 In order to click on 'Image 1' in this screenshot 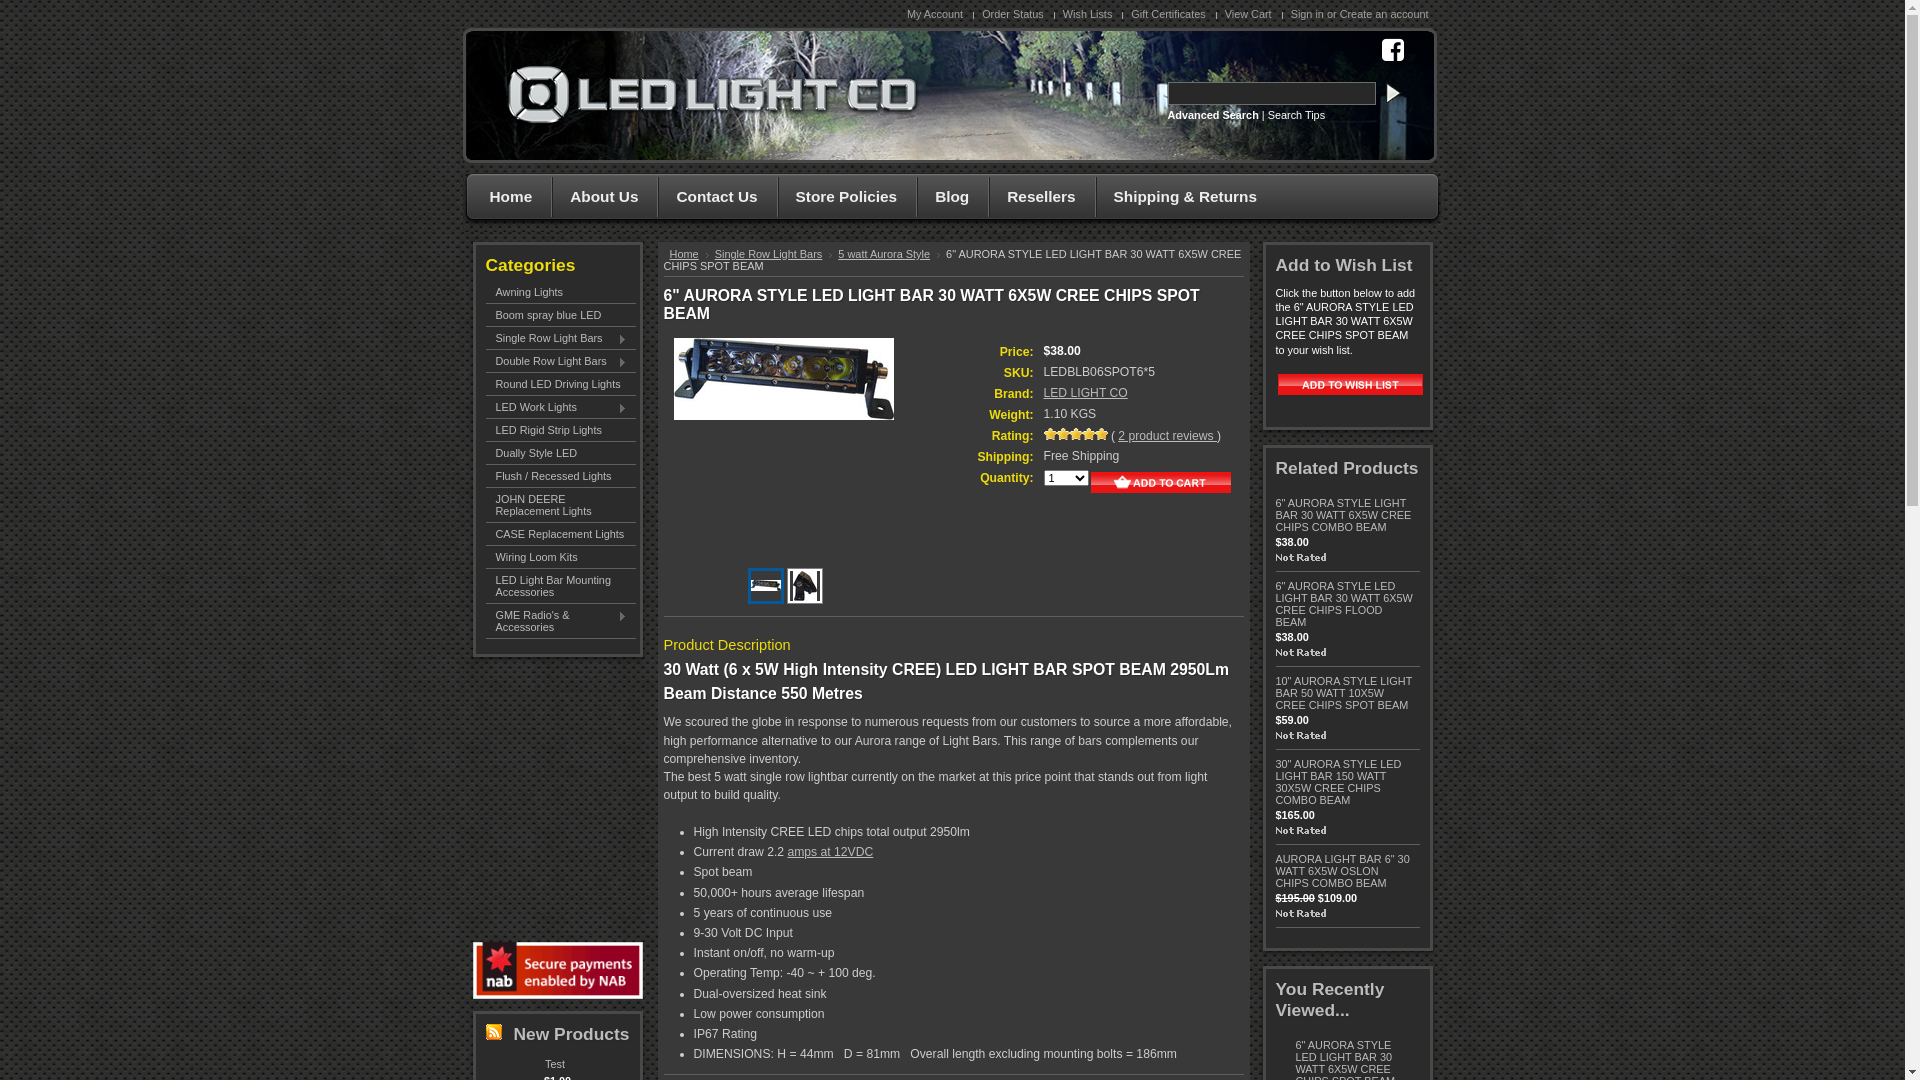, I will do `click(763, 581)`.